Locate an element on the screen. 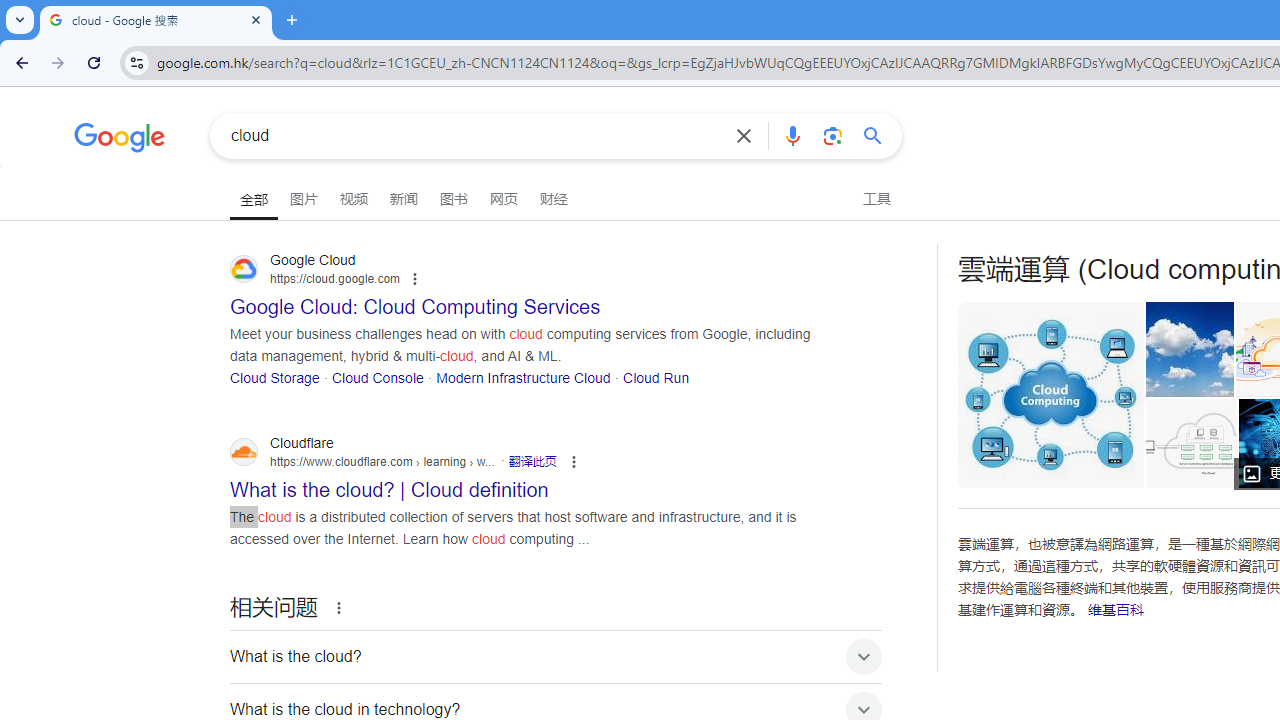 This screenshot has height=720, width=1280. 'Google' is located at coordinates (119, 138).